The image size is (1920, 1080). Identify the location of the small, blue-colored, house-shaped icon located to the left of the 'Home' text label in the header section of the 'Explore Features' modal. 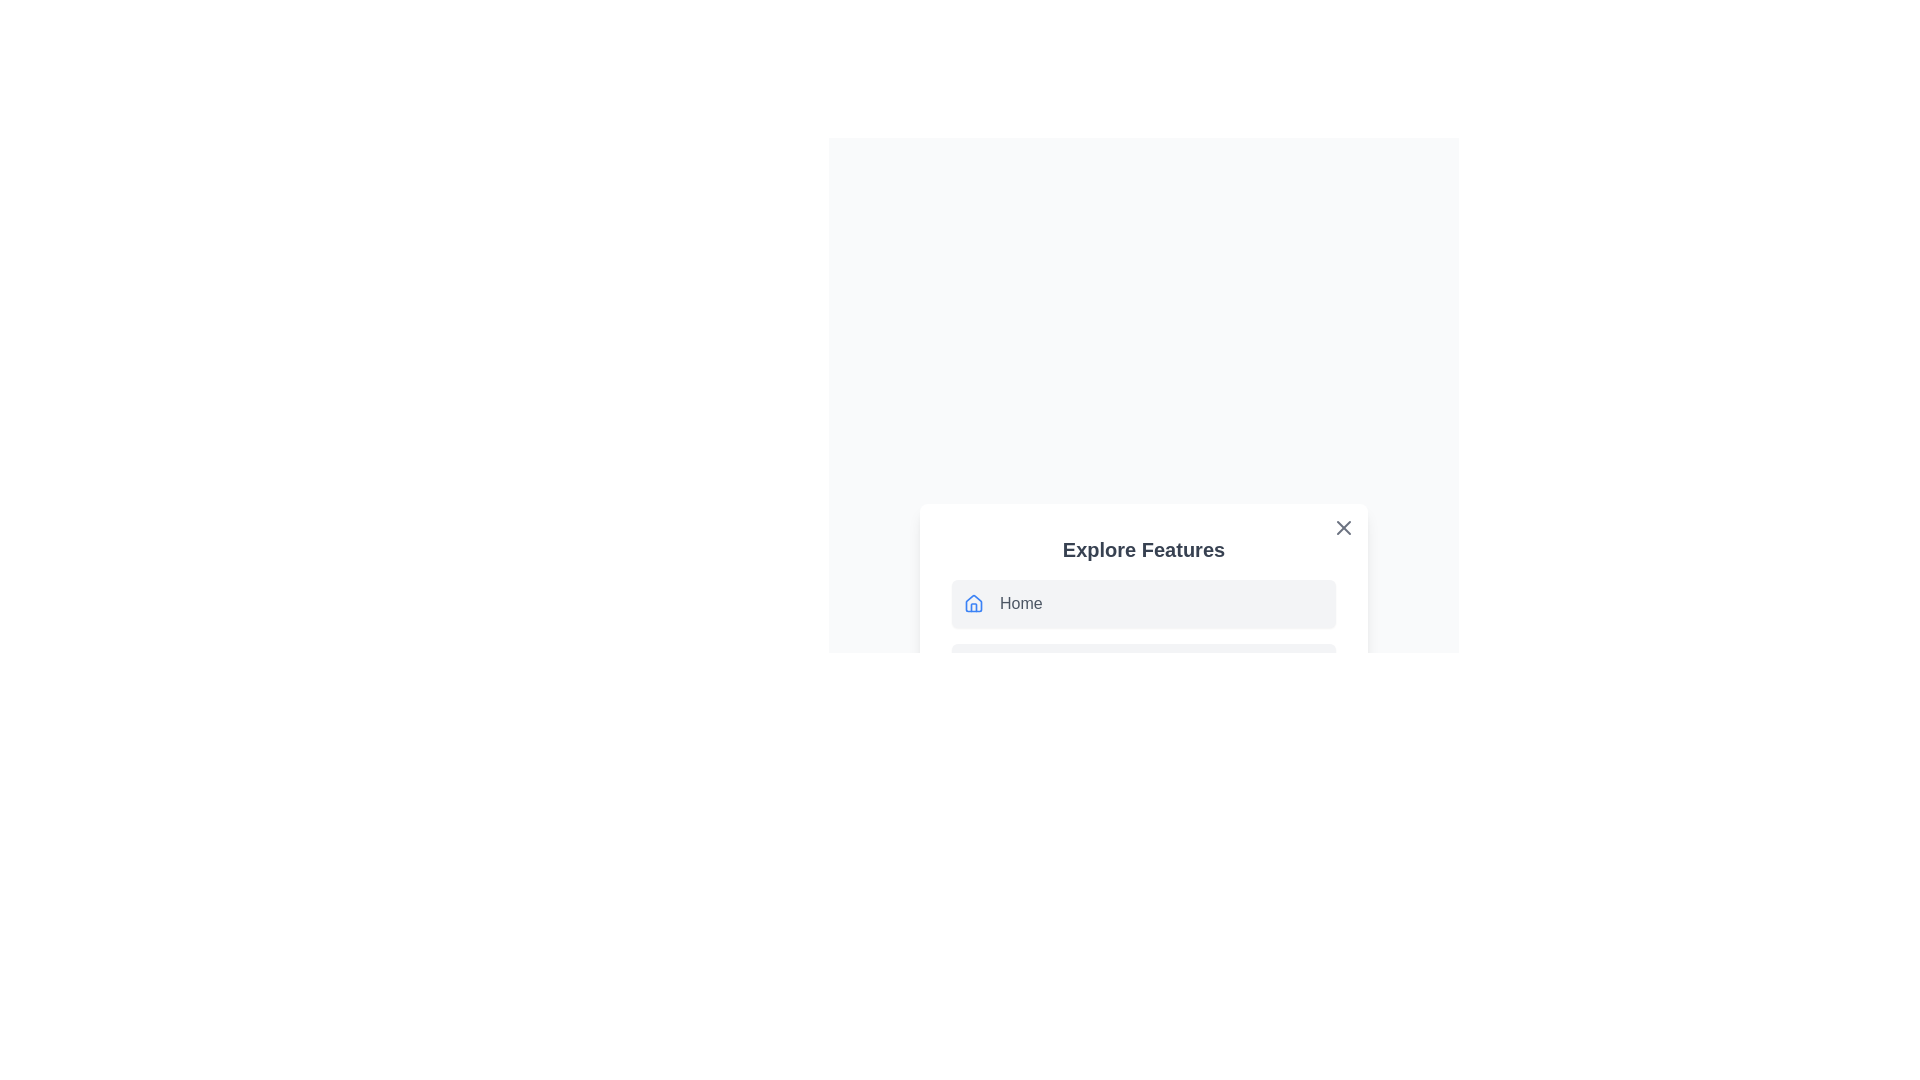
(974, 603).